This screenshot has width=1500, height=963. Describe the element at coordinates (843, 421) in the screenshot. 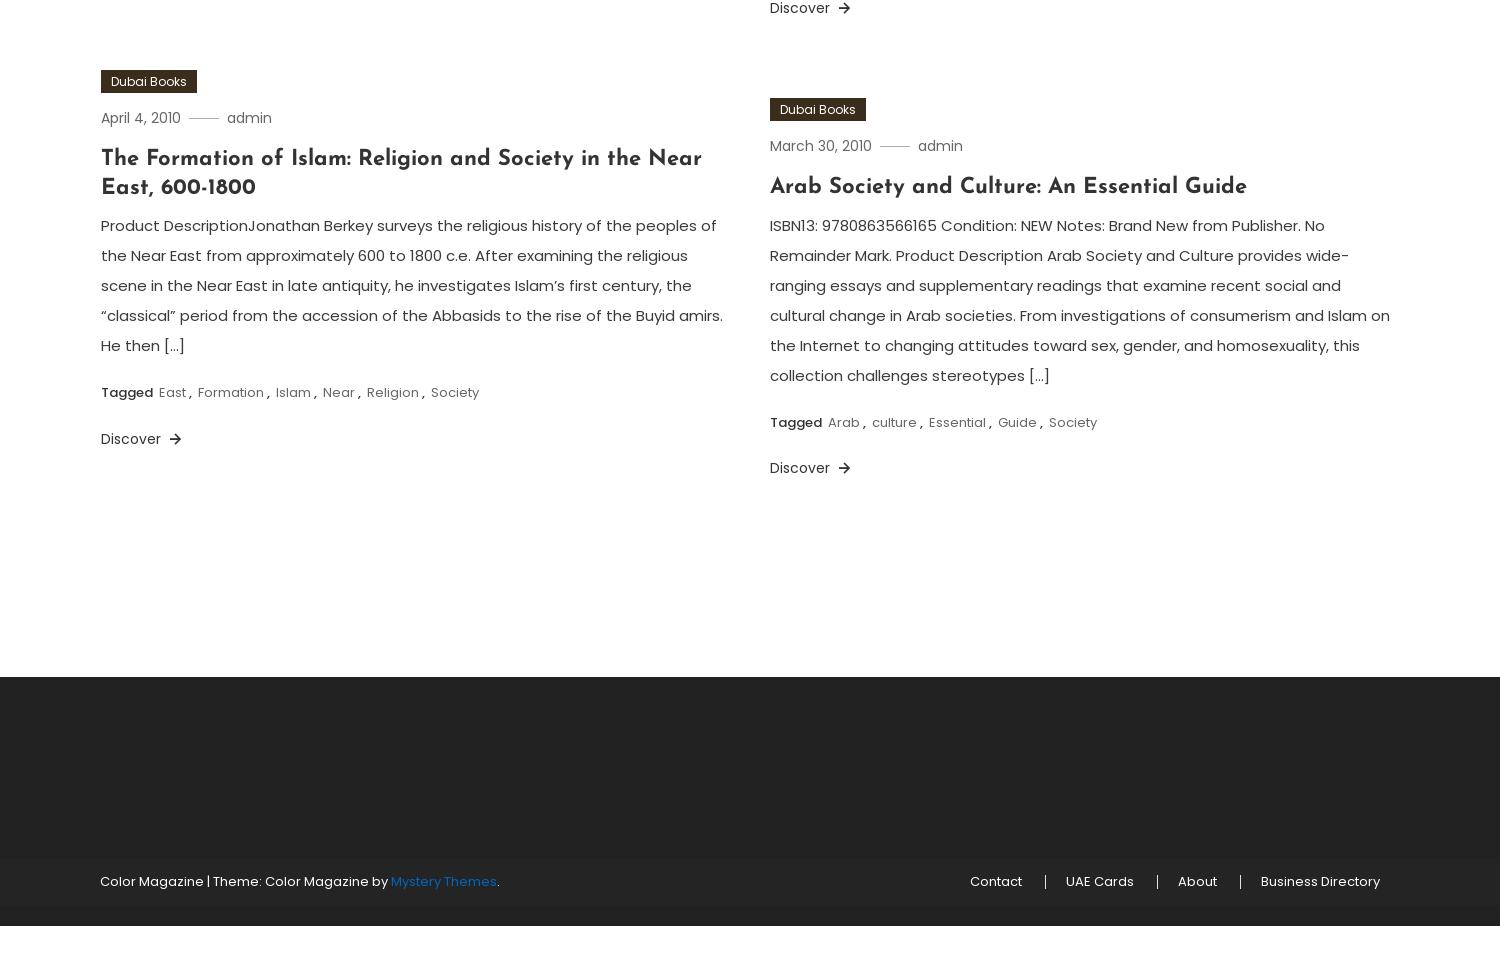

I see `'Arab'` at that location.